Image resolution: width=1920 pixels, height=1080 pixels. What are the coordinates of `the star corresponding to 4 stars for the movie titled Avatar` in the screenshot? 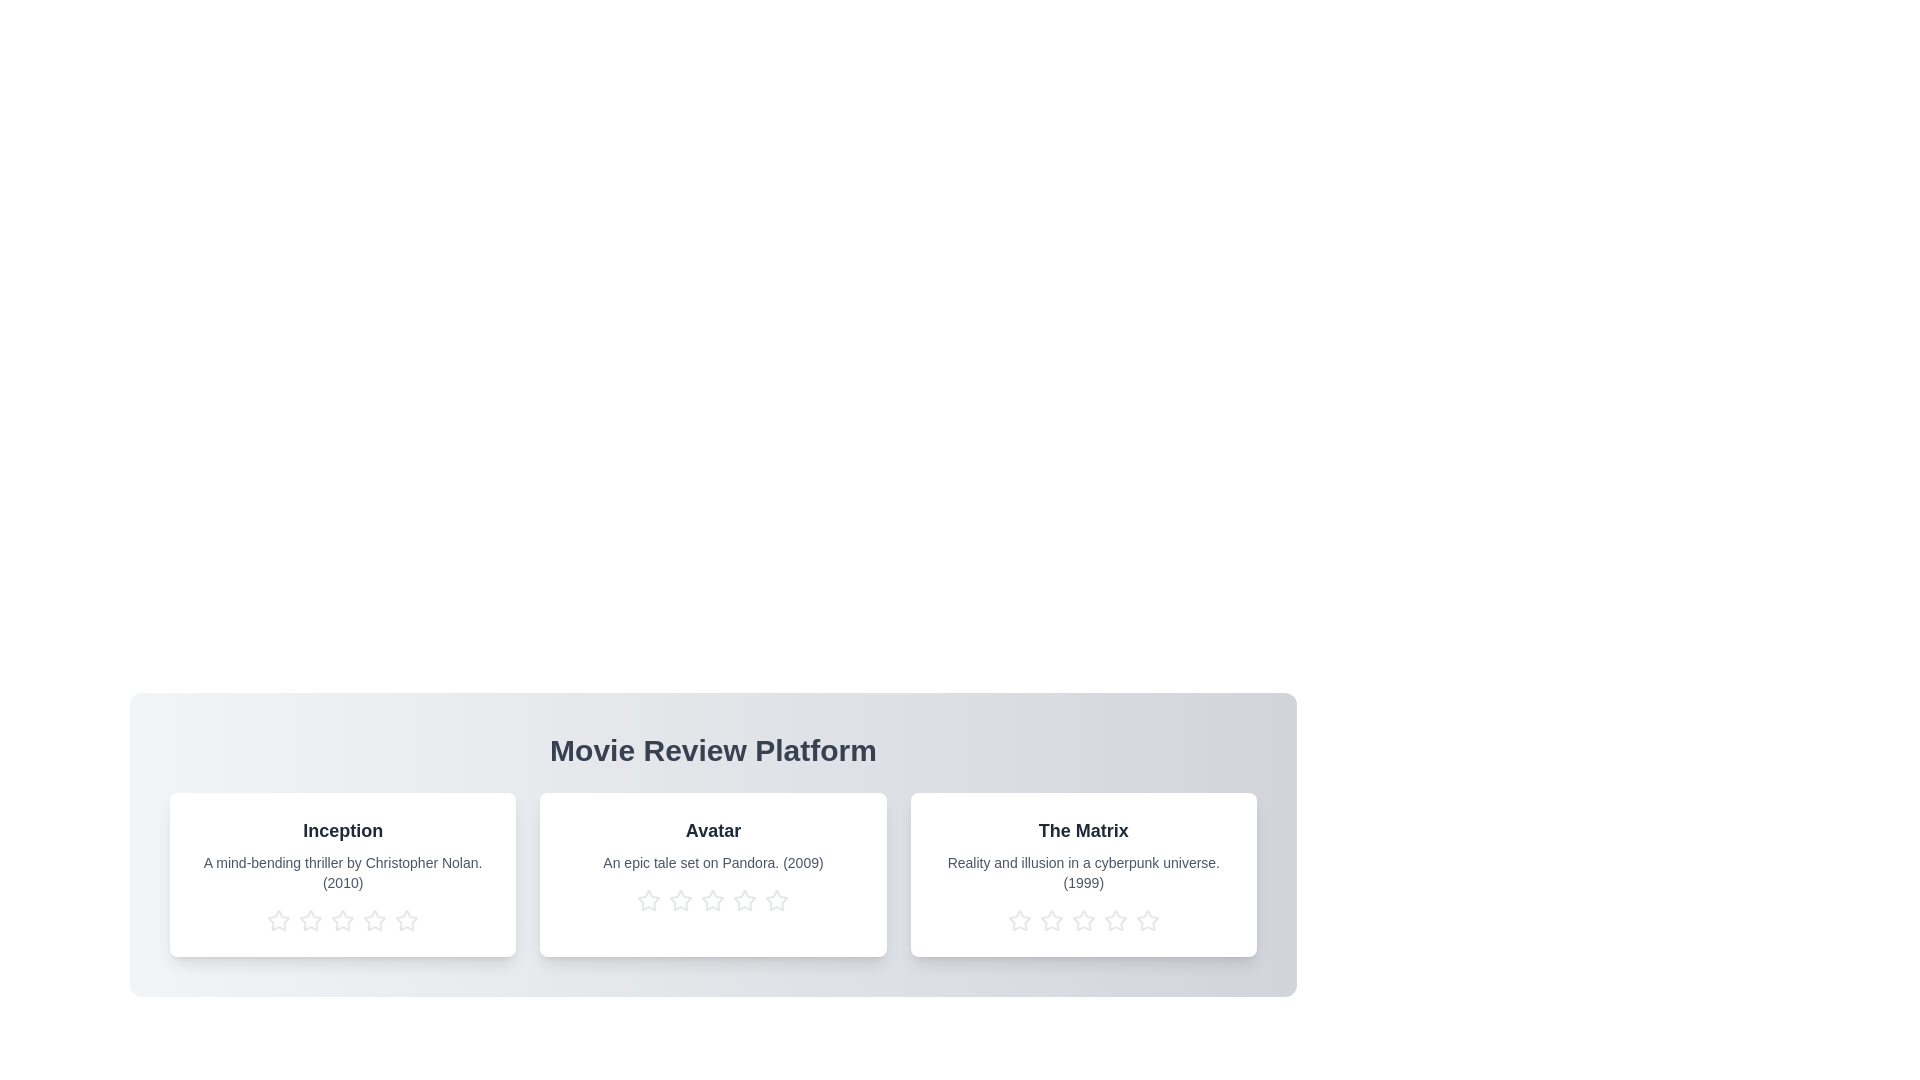 It's located at (743, 901).